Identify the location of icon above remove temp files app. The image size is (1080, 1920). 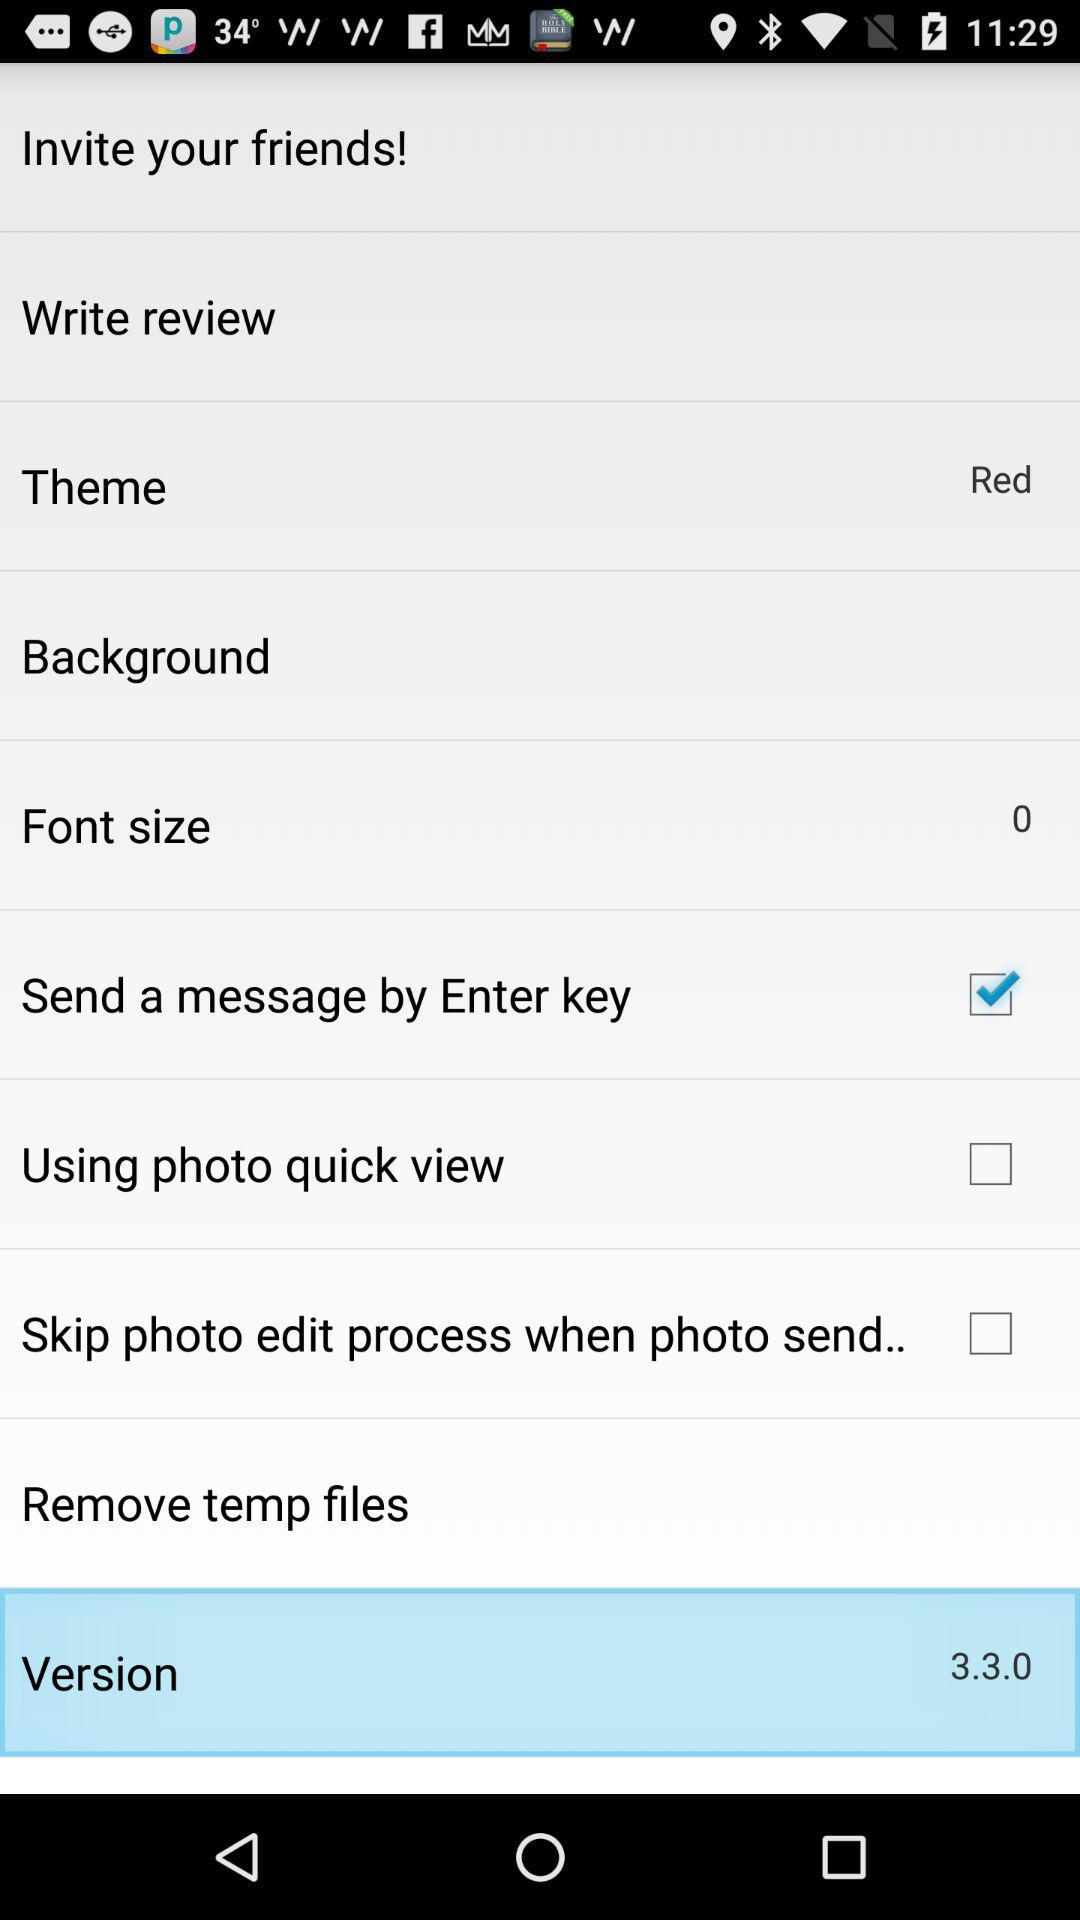
(463, 1333).